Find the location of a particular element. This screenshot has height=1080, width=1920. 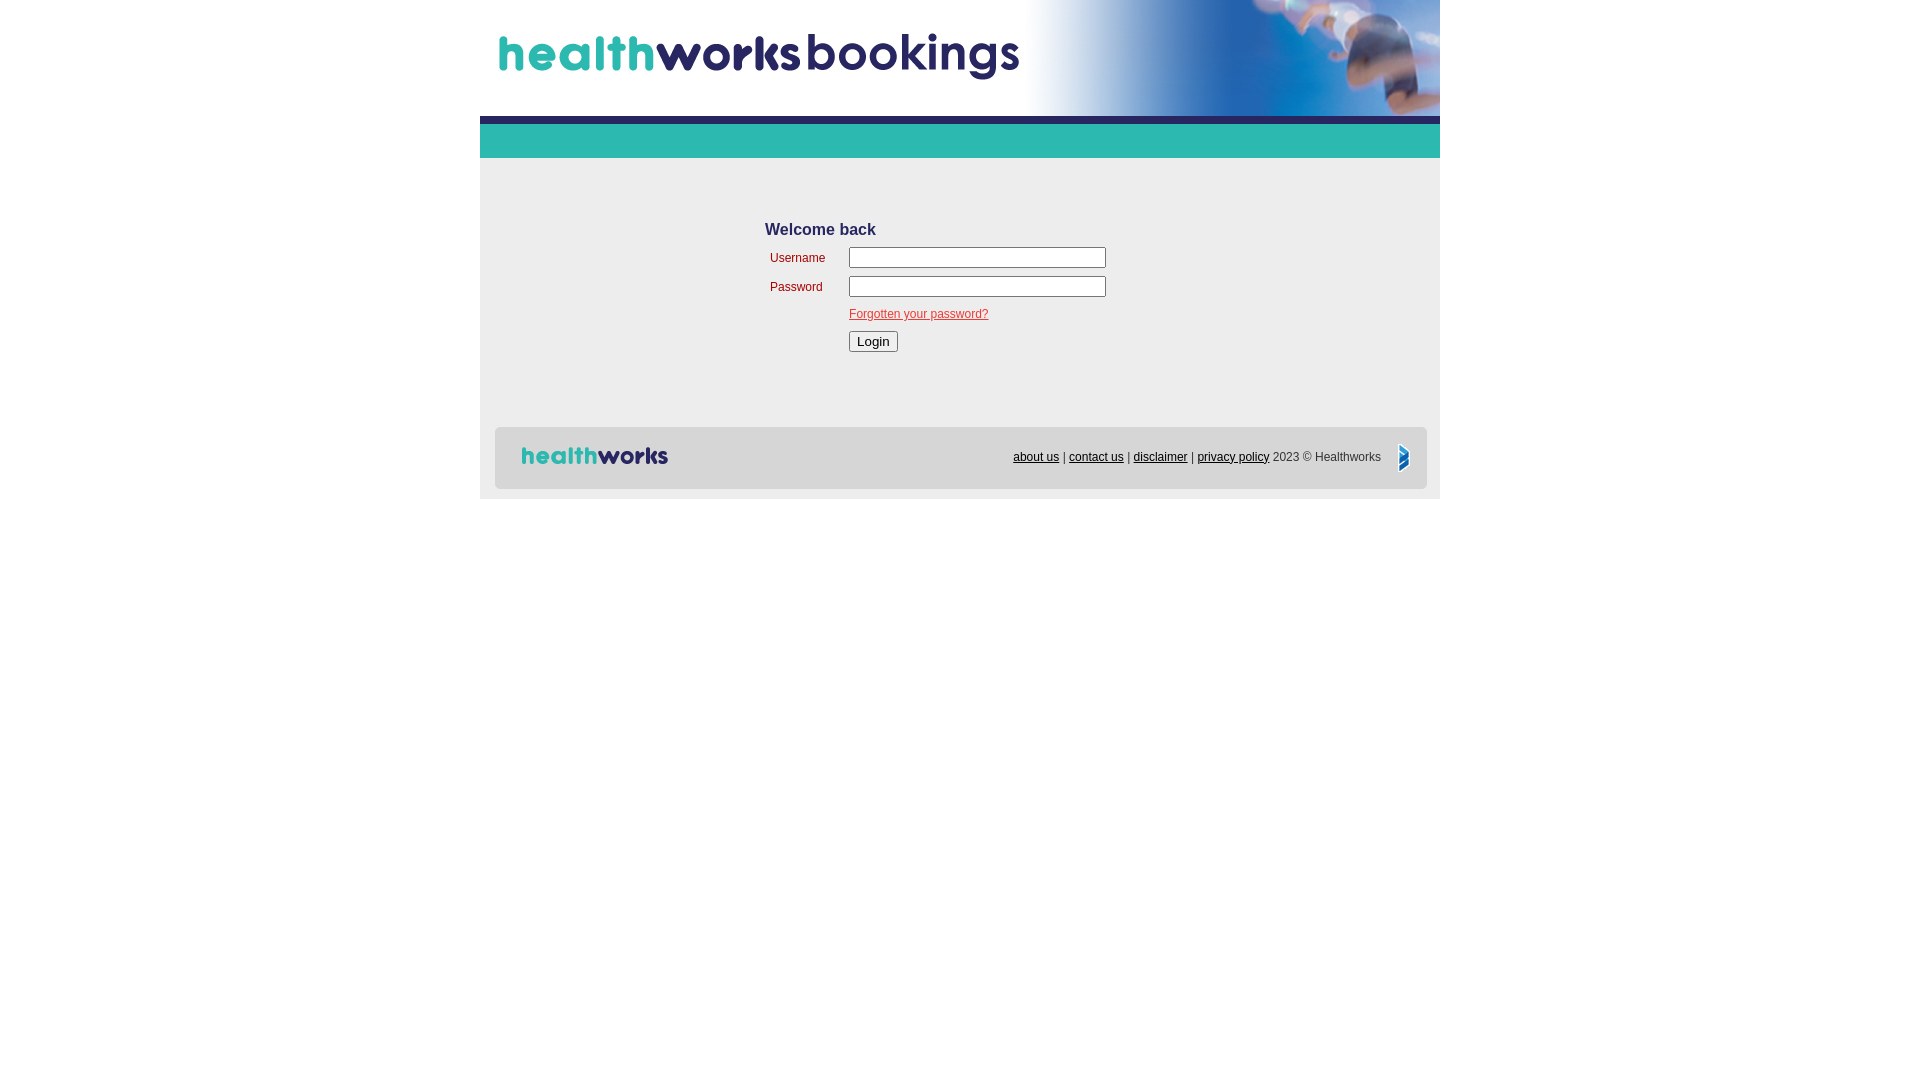

'Healthworks&reg;' is located at coordinates (592, 456).